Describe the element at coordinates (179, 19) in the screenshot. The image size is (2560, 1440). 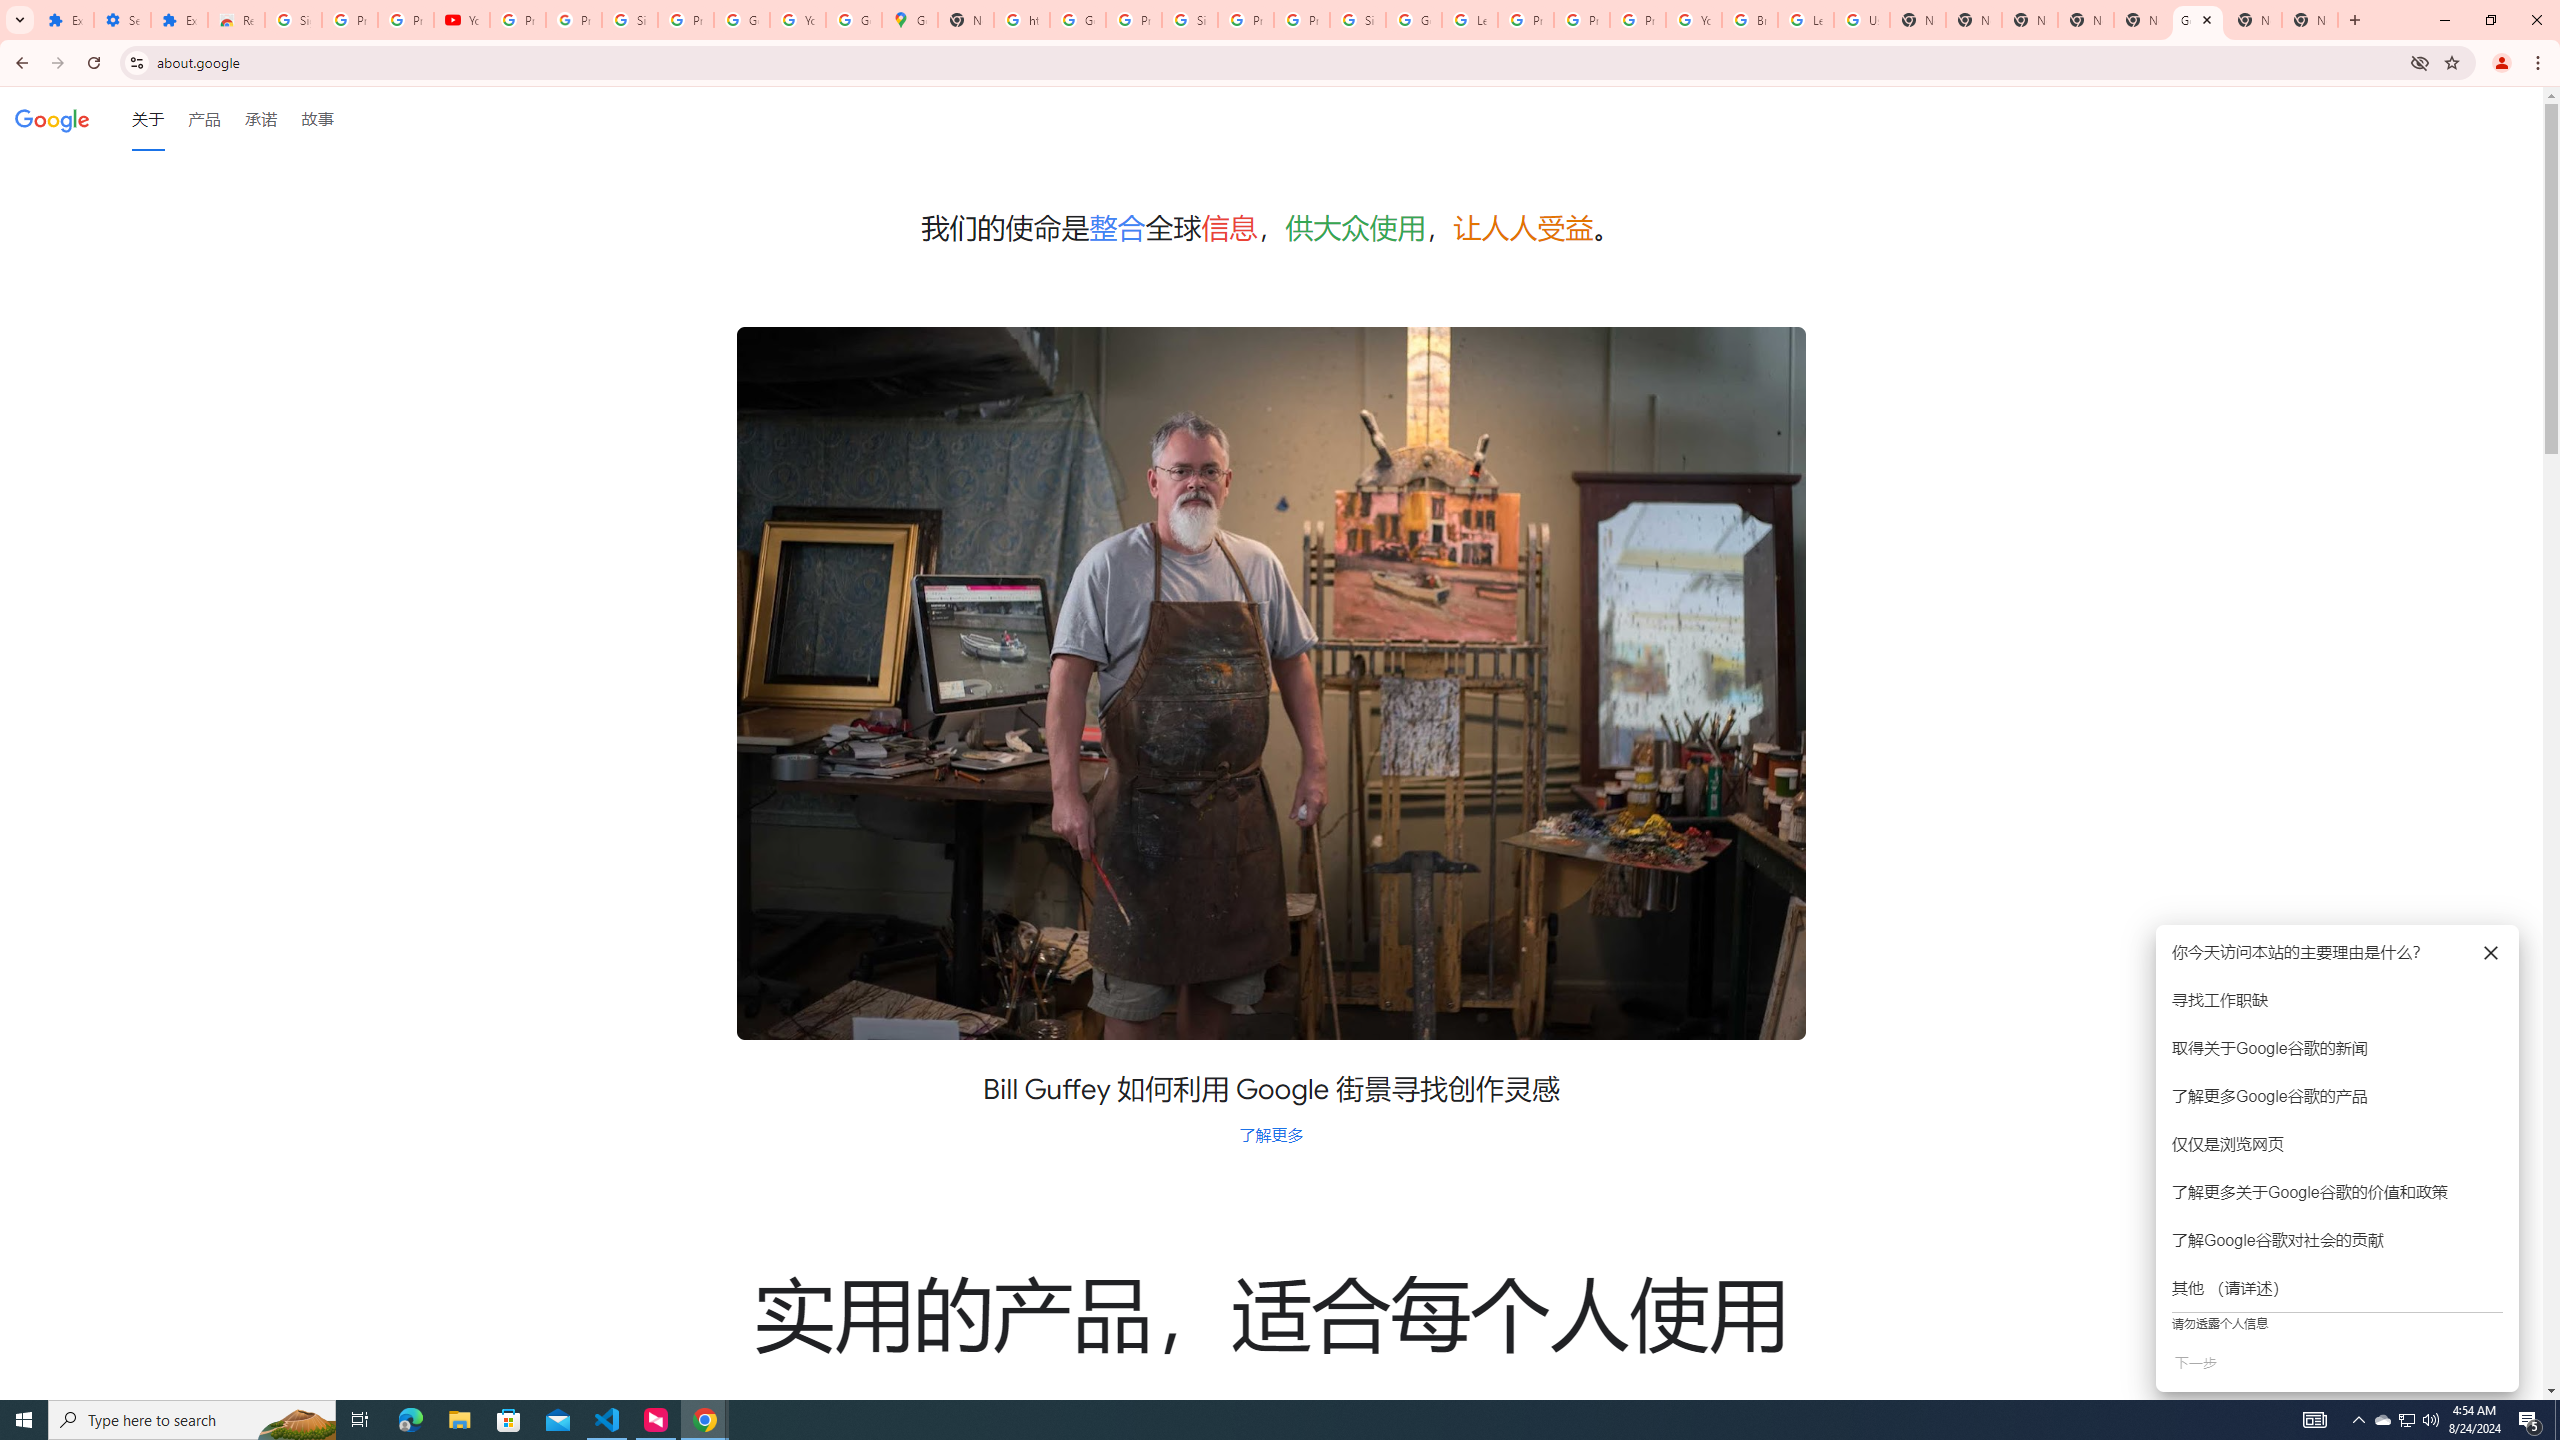
I see `'Extensions'` at that location.